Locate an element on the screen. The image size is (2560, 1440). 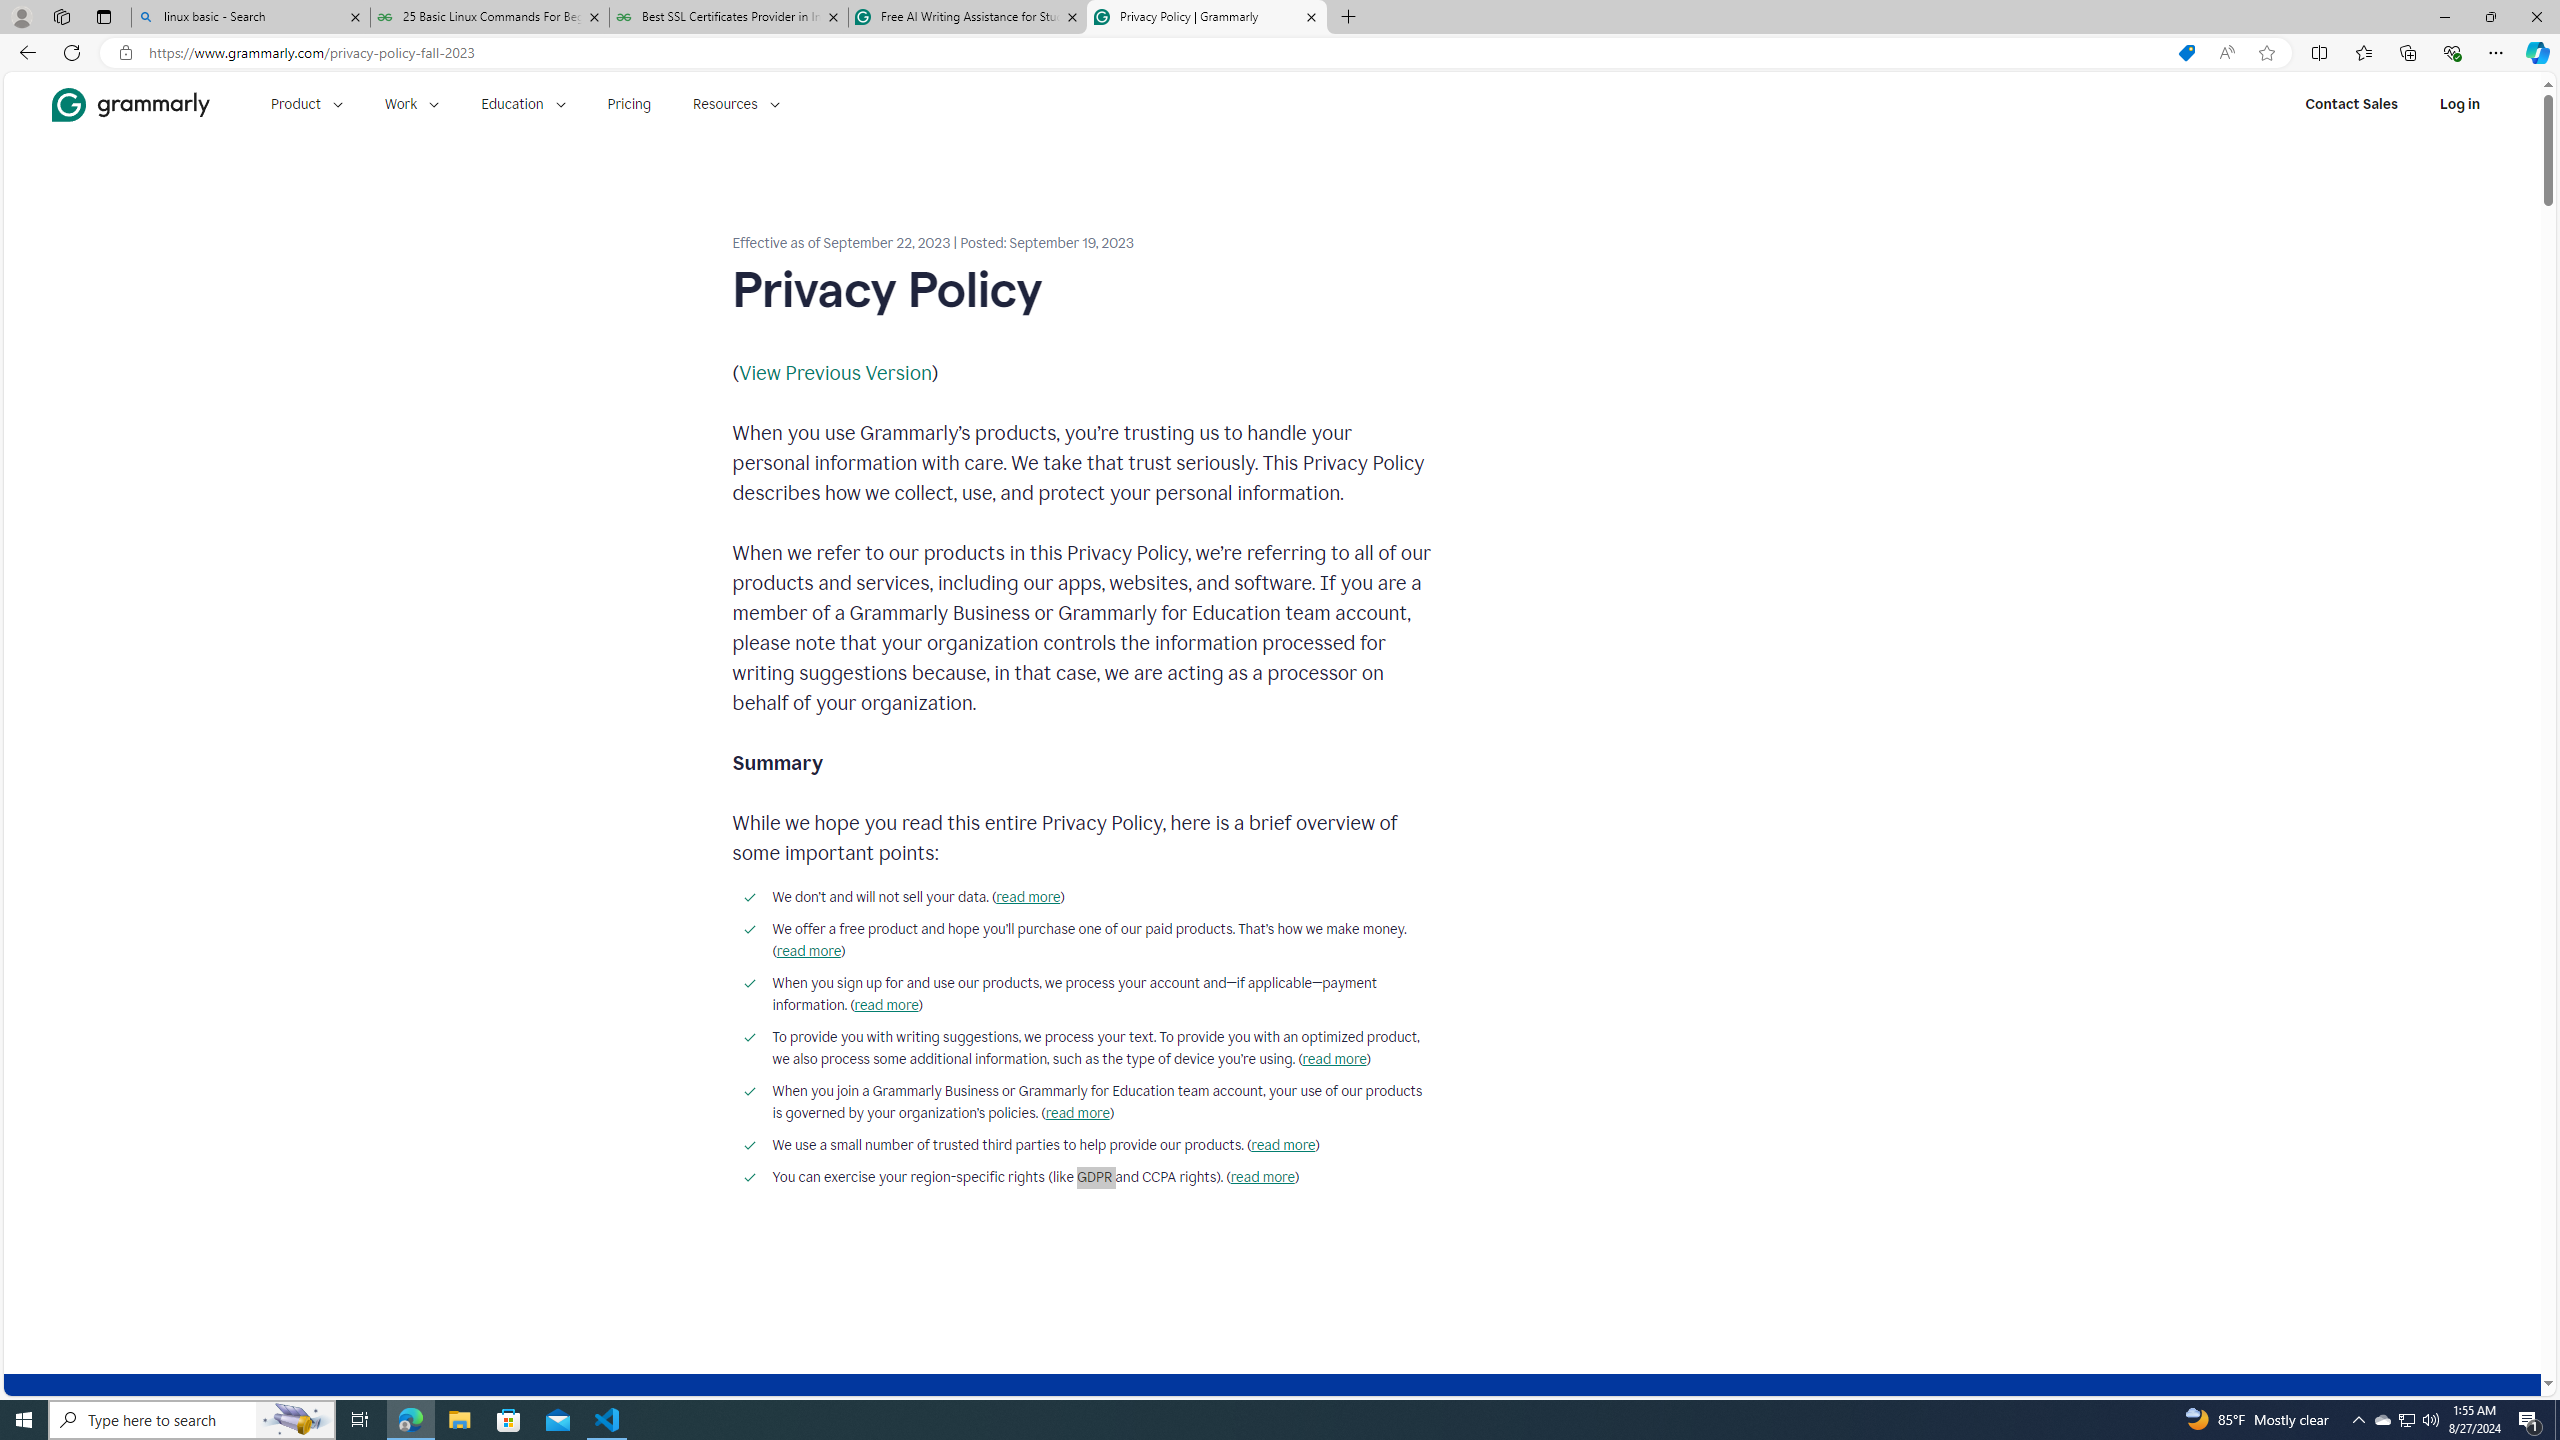
'Grammarly Home' is located at coordinates (130, 103).